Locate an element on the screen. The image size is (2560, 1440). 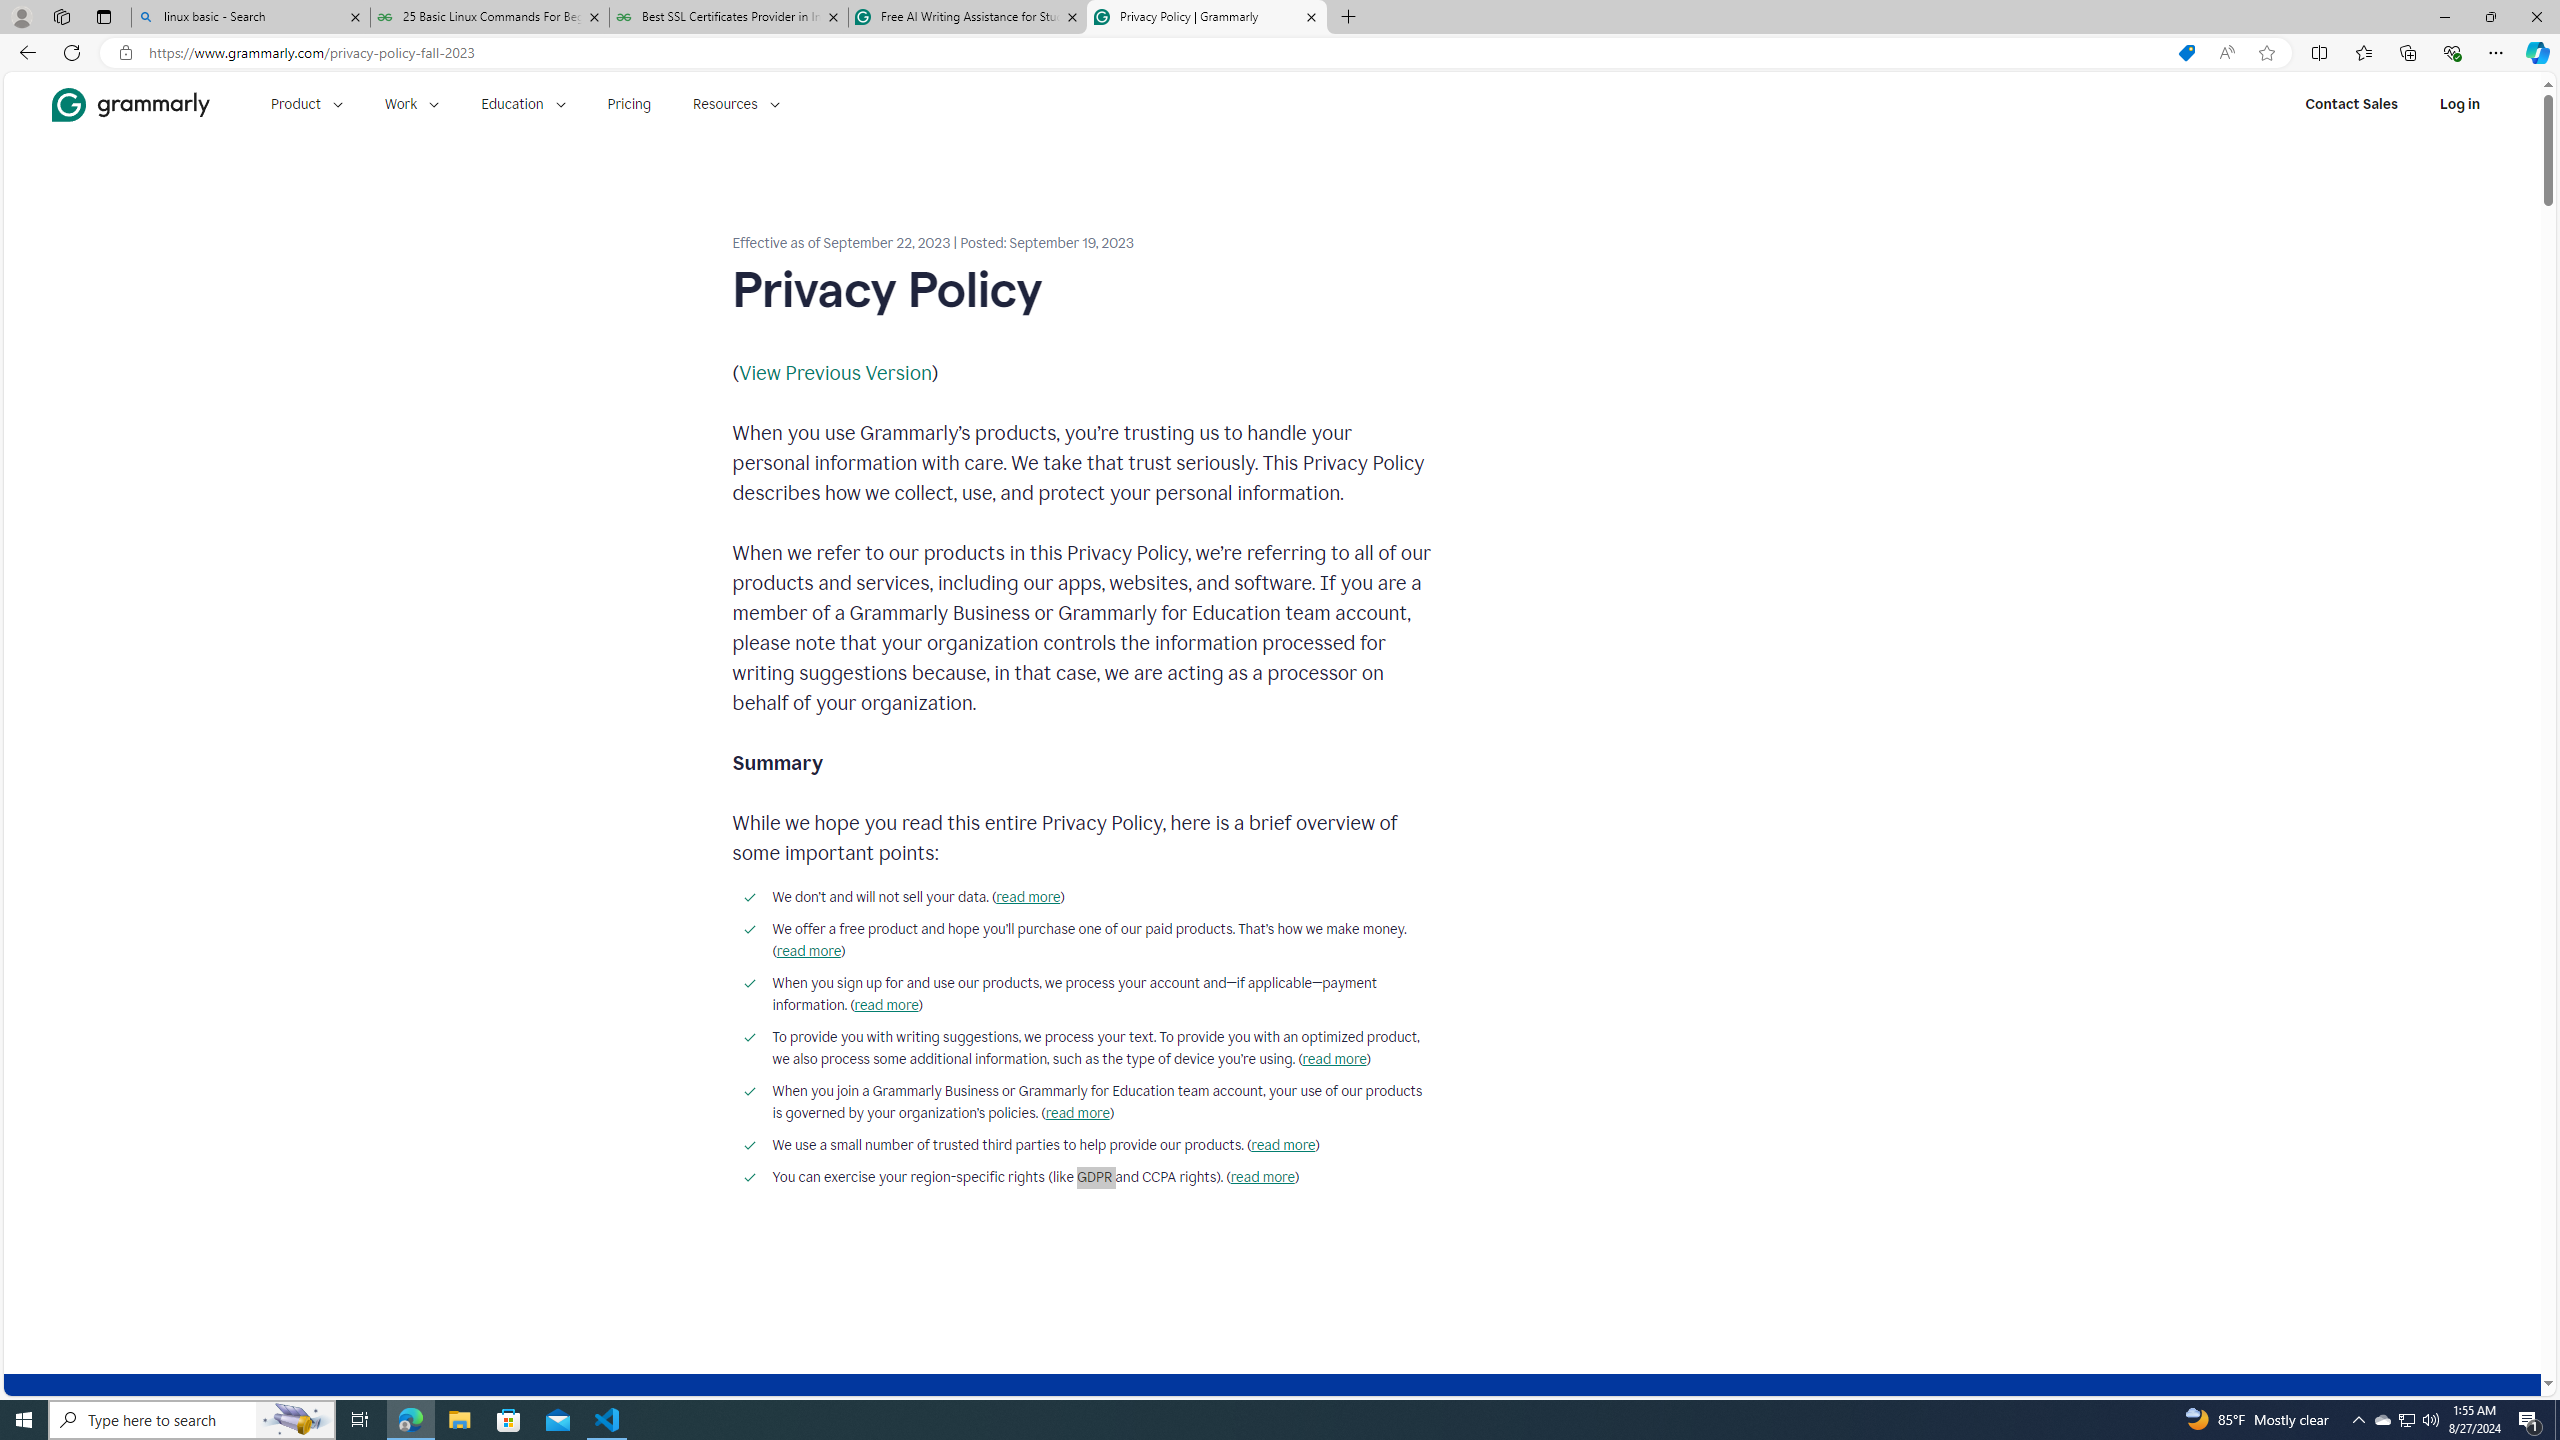
'Grammarly Home' is located at coordinates (130, 103).